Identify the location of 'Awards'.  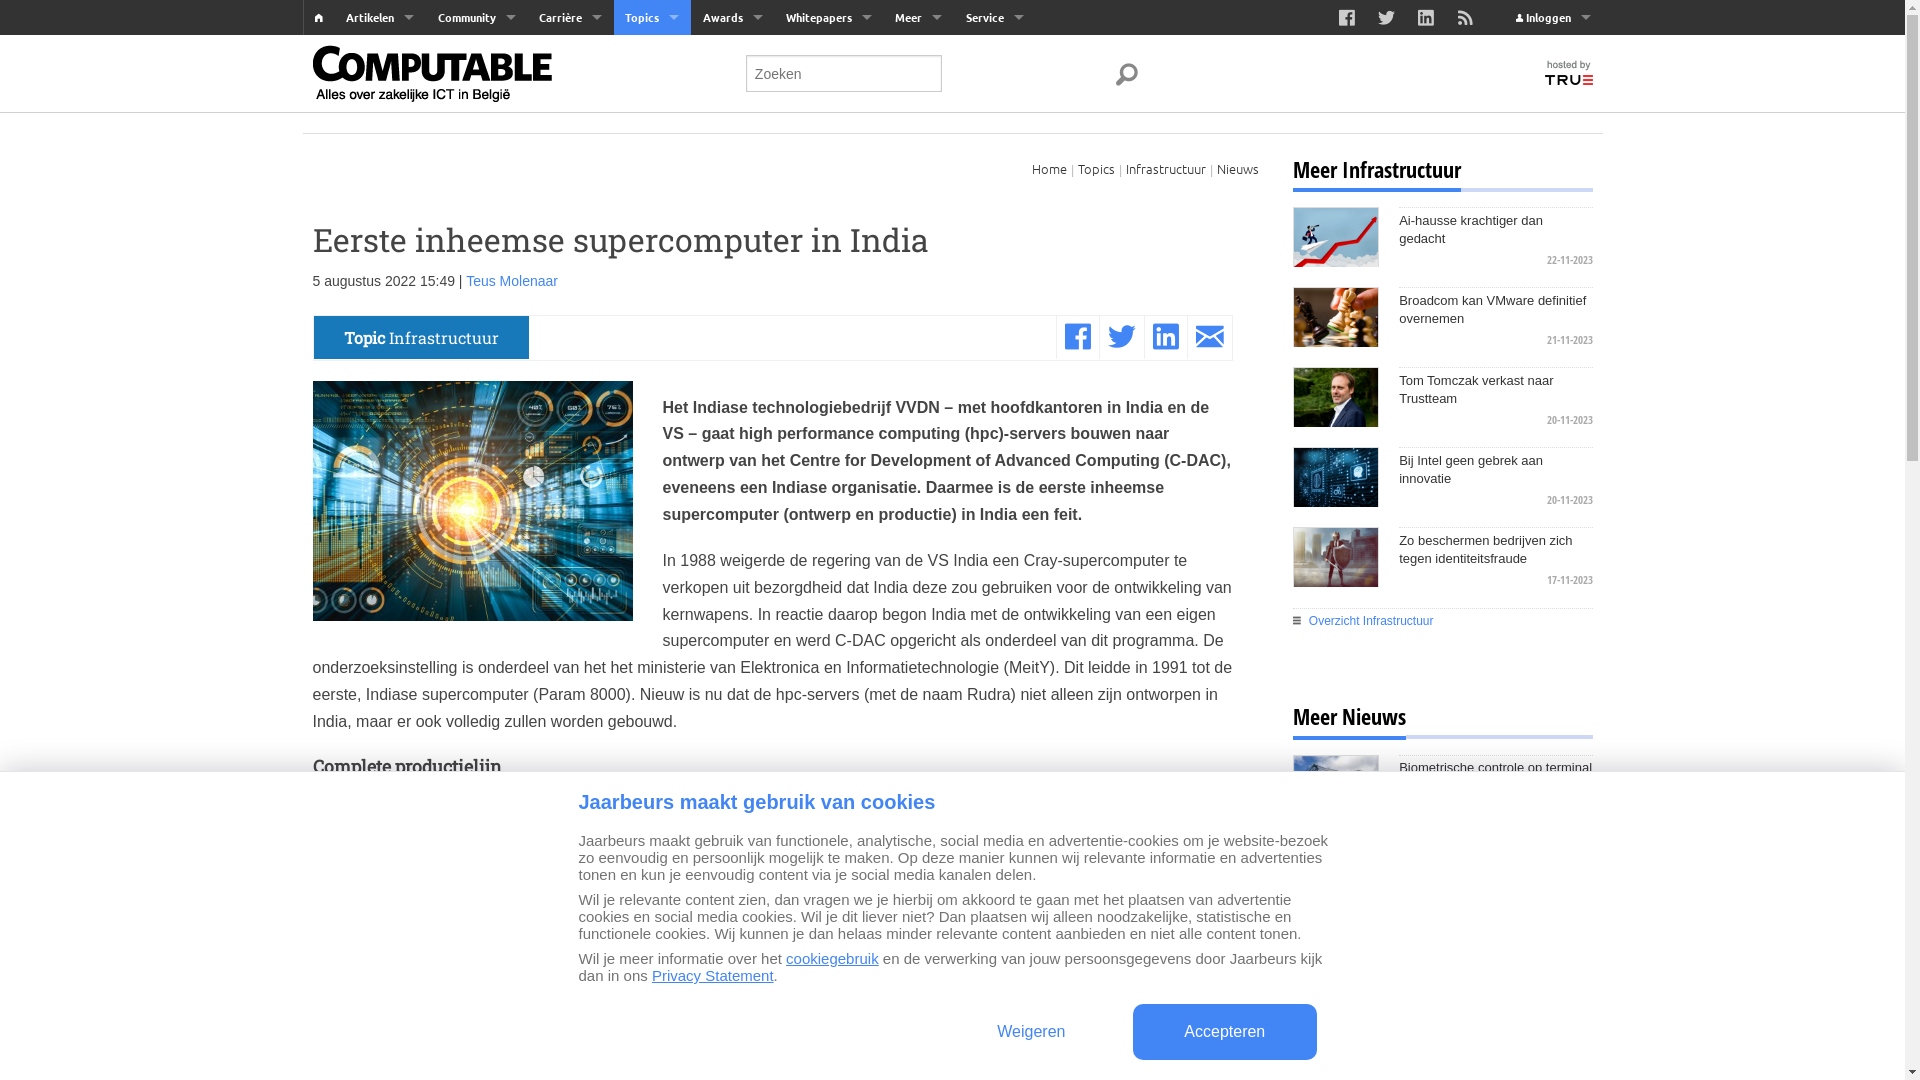
(731, 17).